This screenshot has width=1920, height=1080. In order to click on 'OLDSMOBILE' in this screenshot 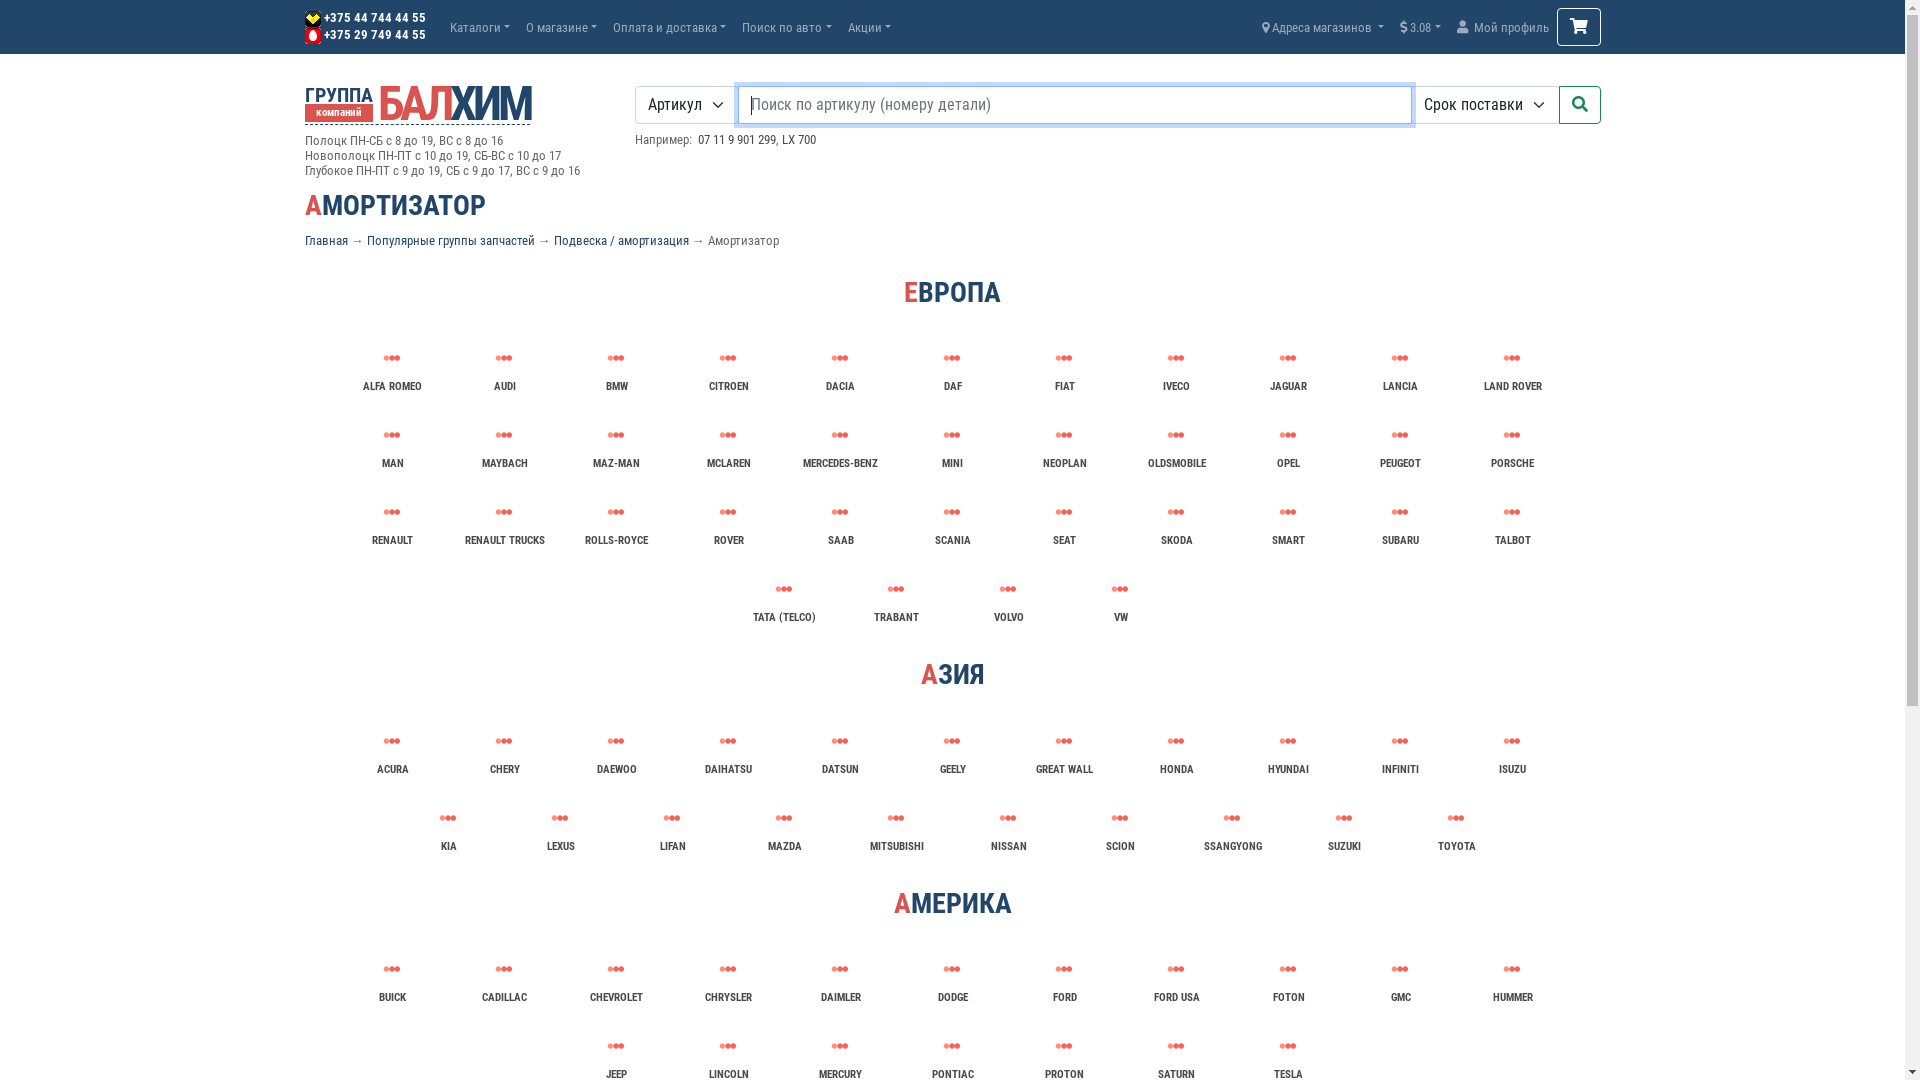, I will do `click(1176, 434)`.